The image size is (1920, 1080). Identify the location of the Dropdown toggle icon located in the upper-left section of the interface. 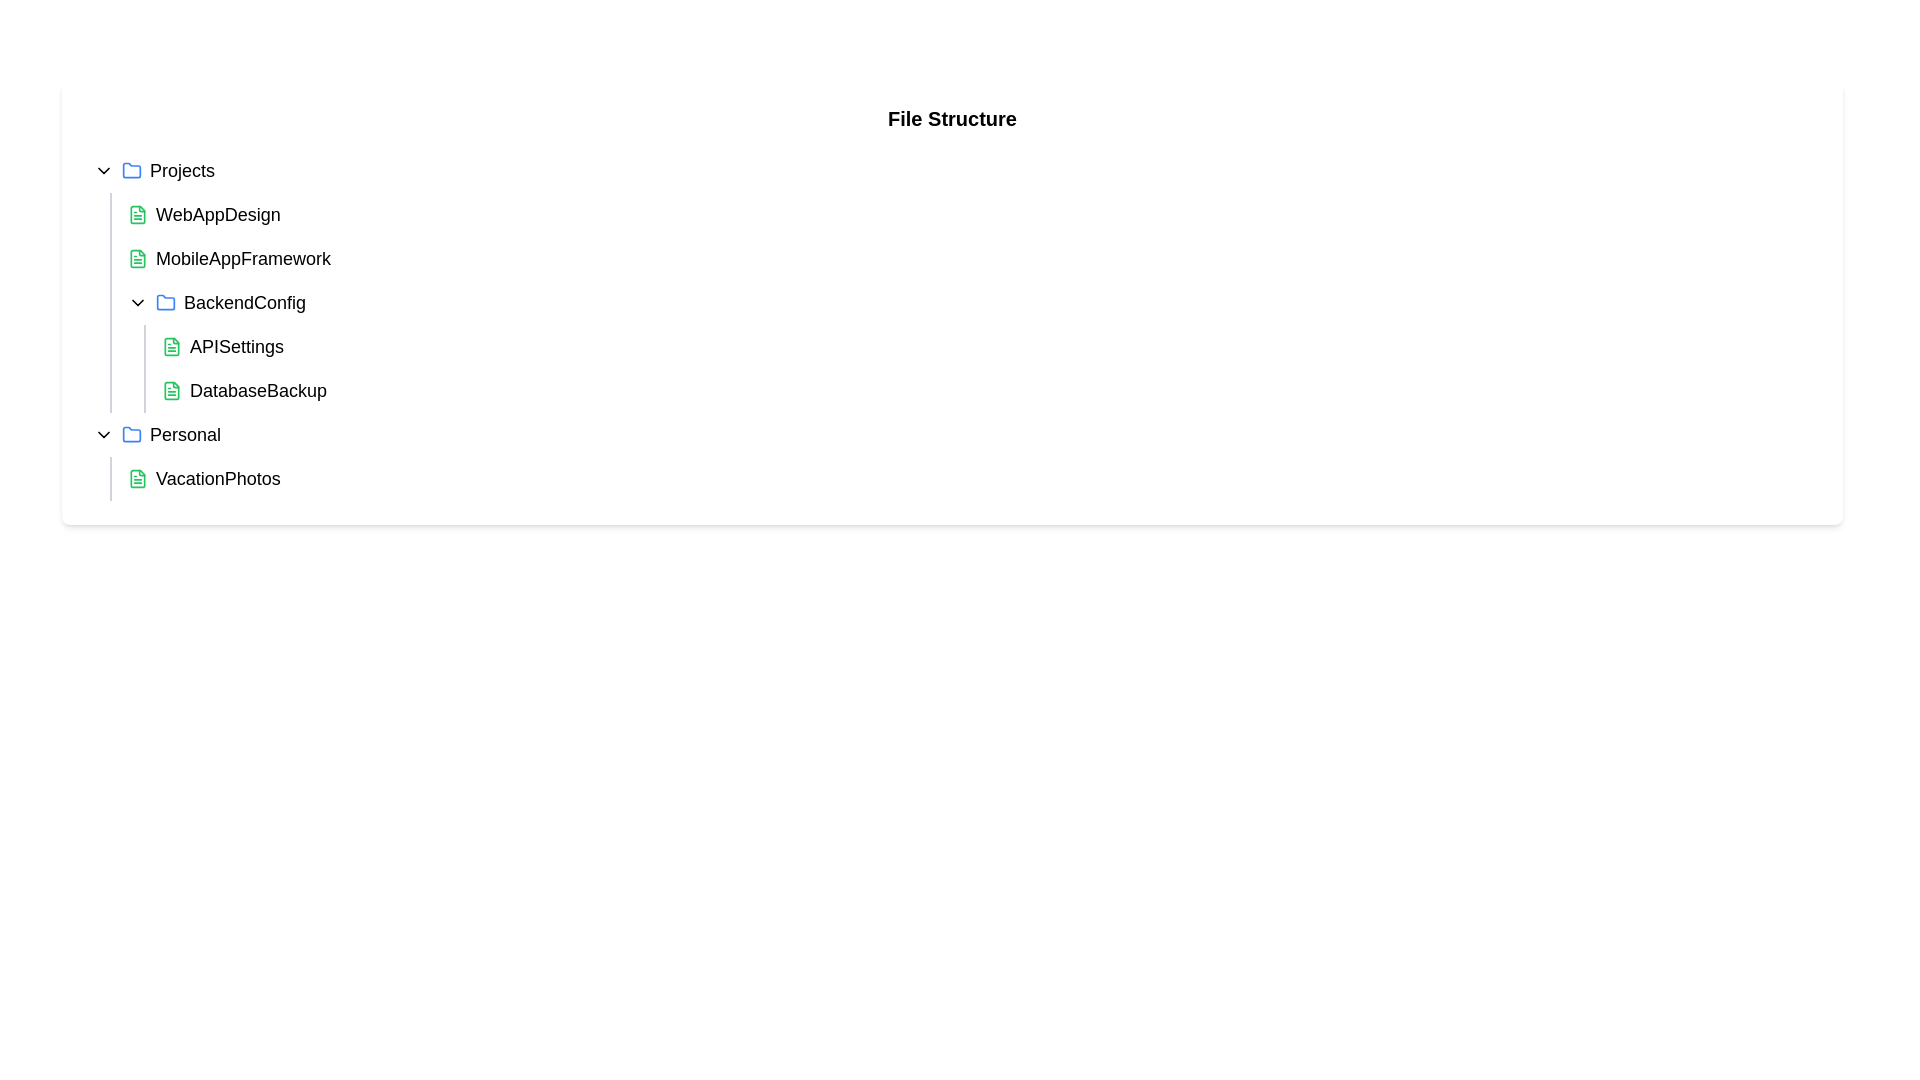
(103, 169).